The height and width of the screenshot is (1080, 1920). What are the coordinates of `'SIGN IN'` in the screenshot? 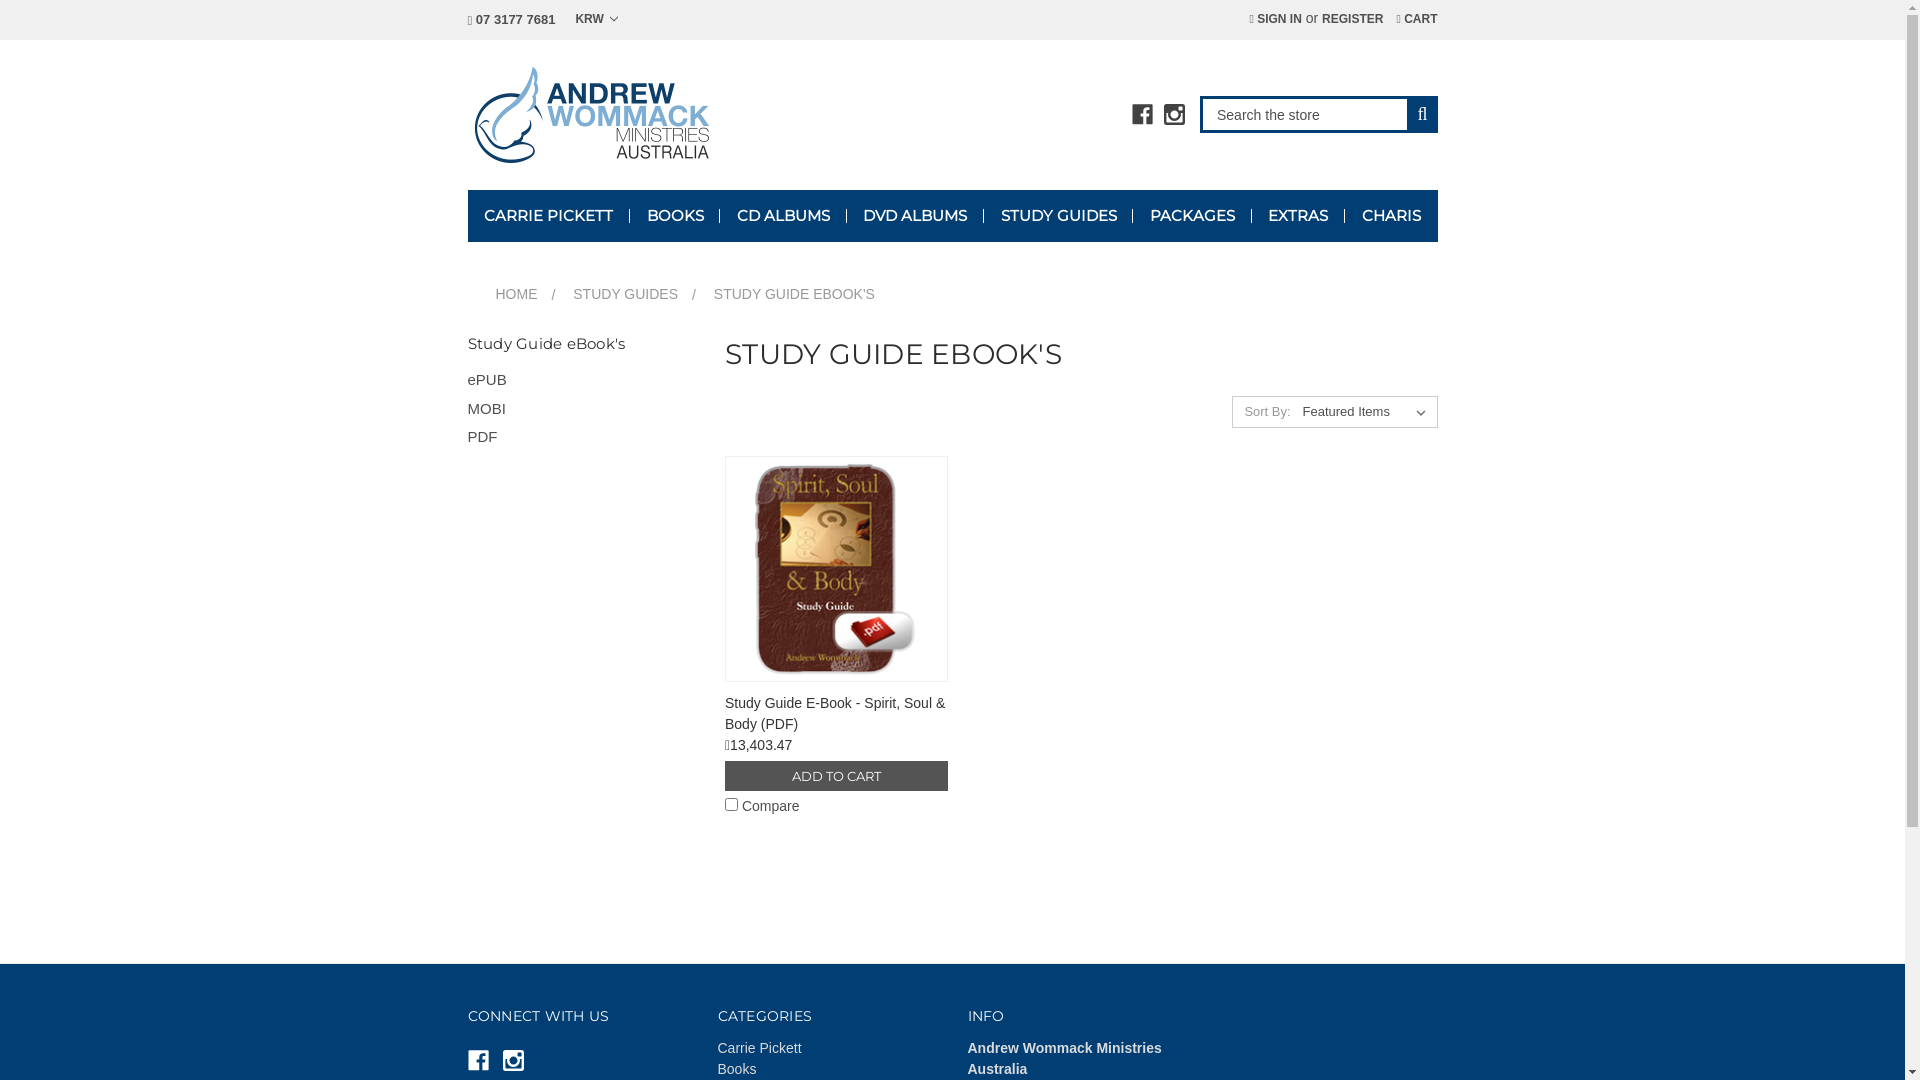 It's located at (1274, 19).